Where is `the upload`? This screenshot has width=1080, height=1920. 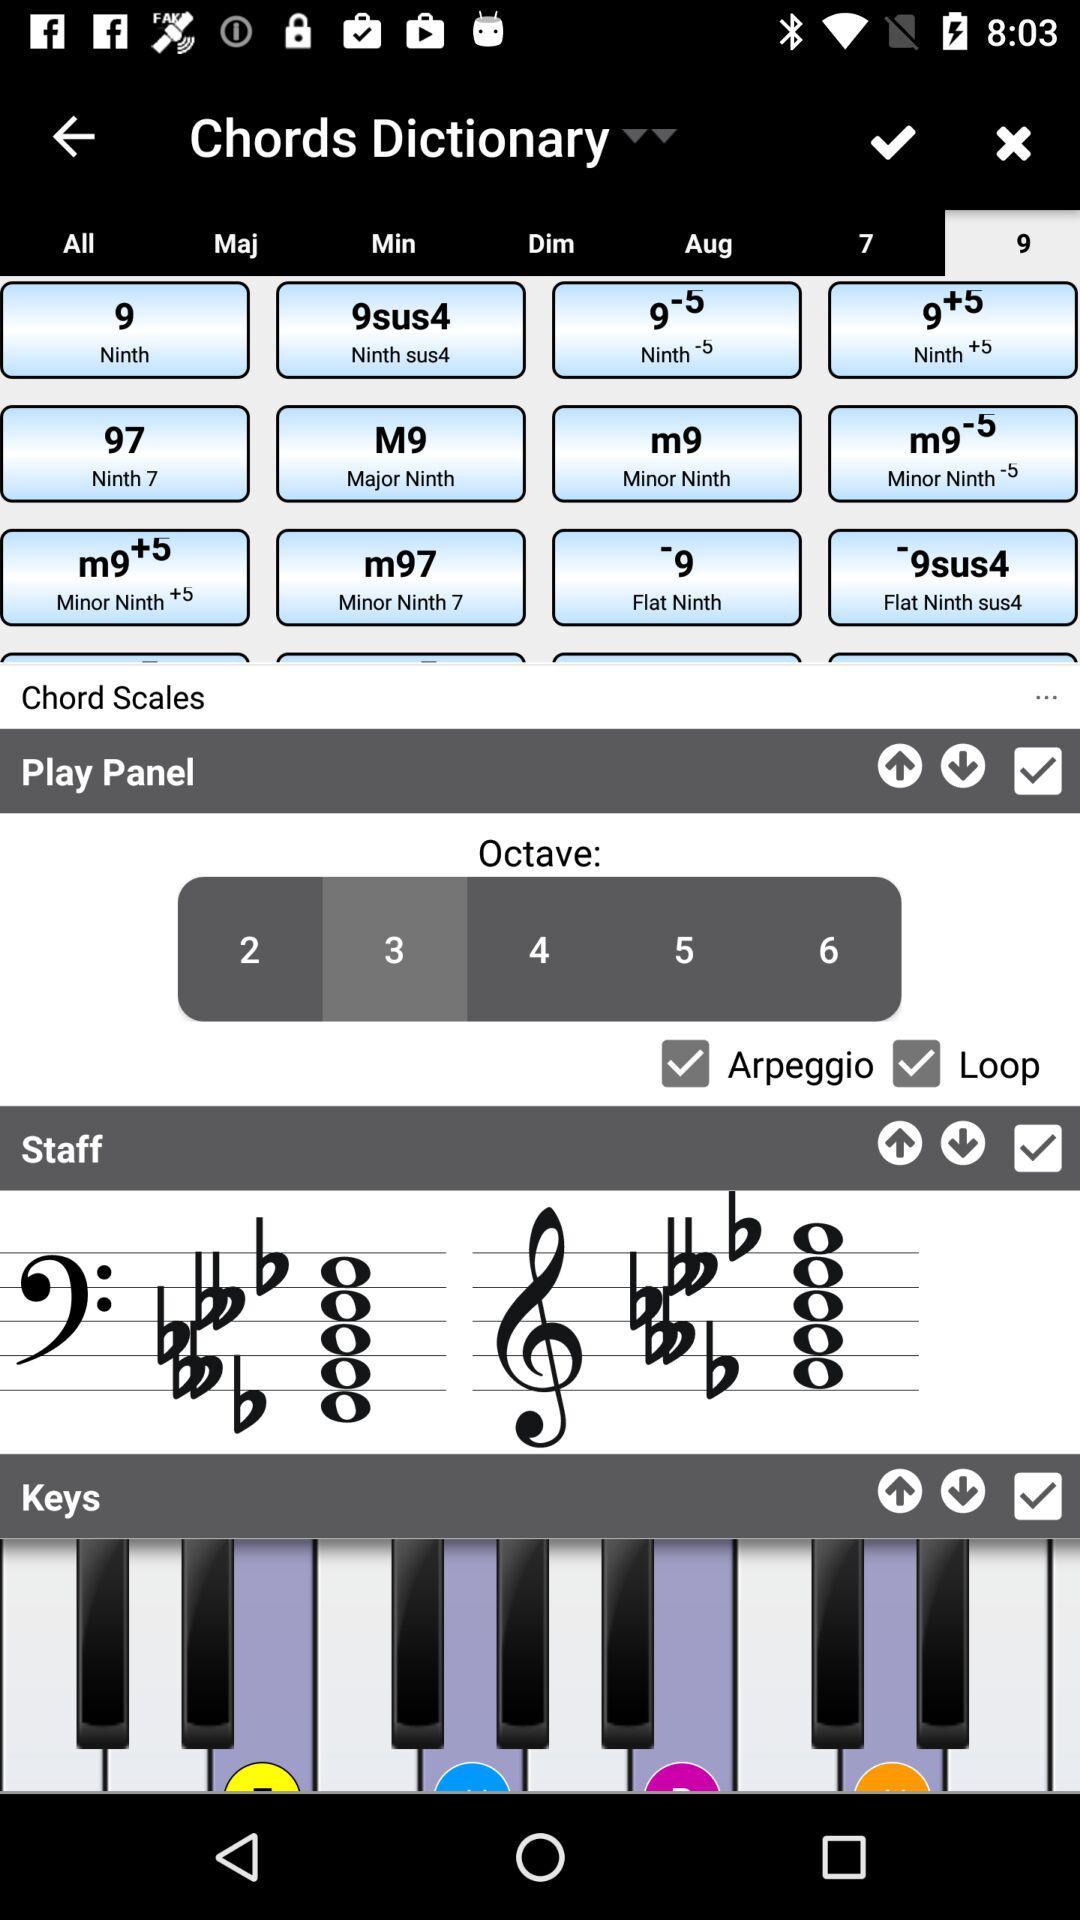
the upload is located at coordinates (901, 1485).